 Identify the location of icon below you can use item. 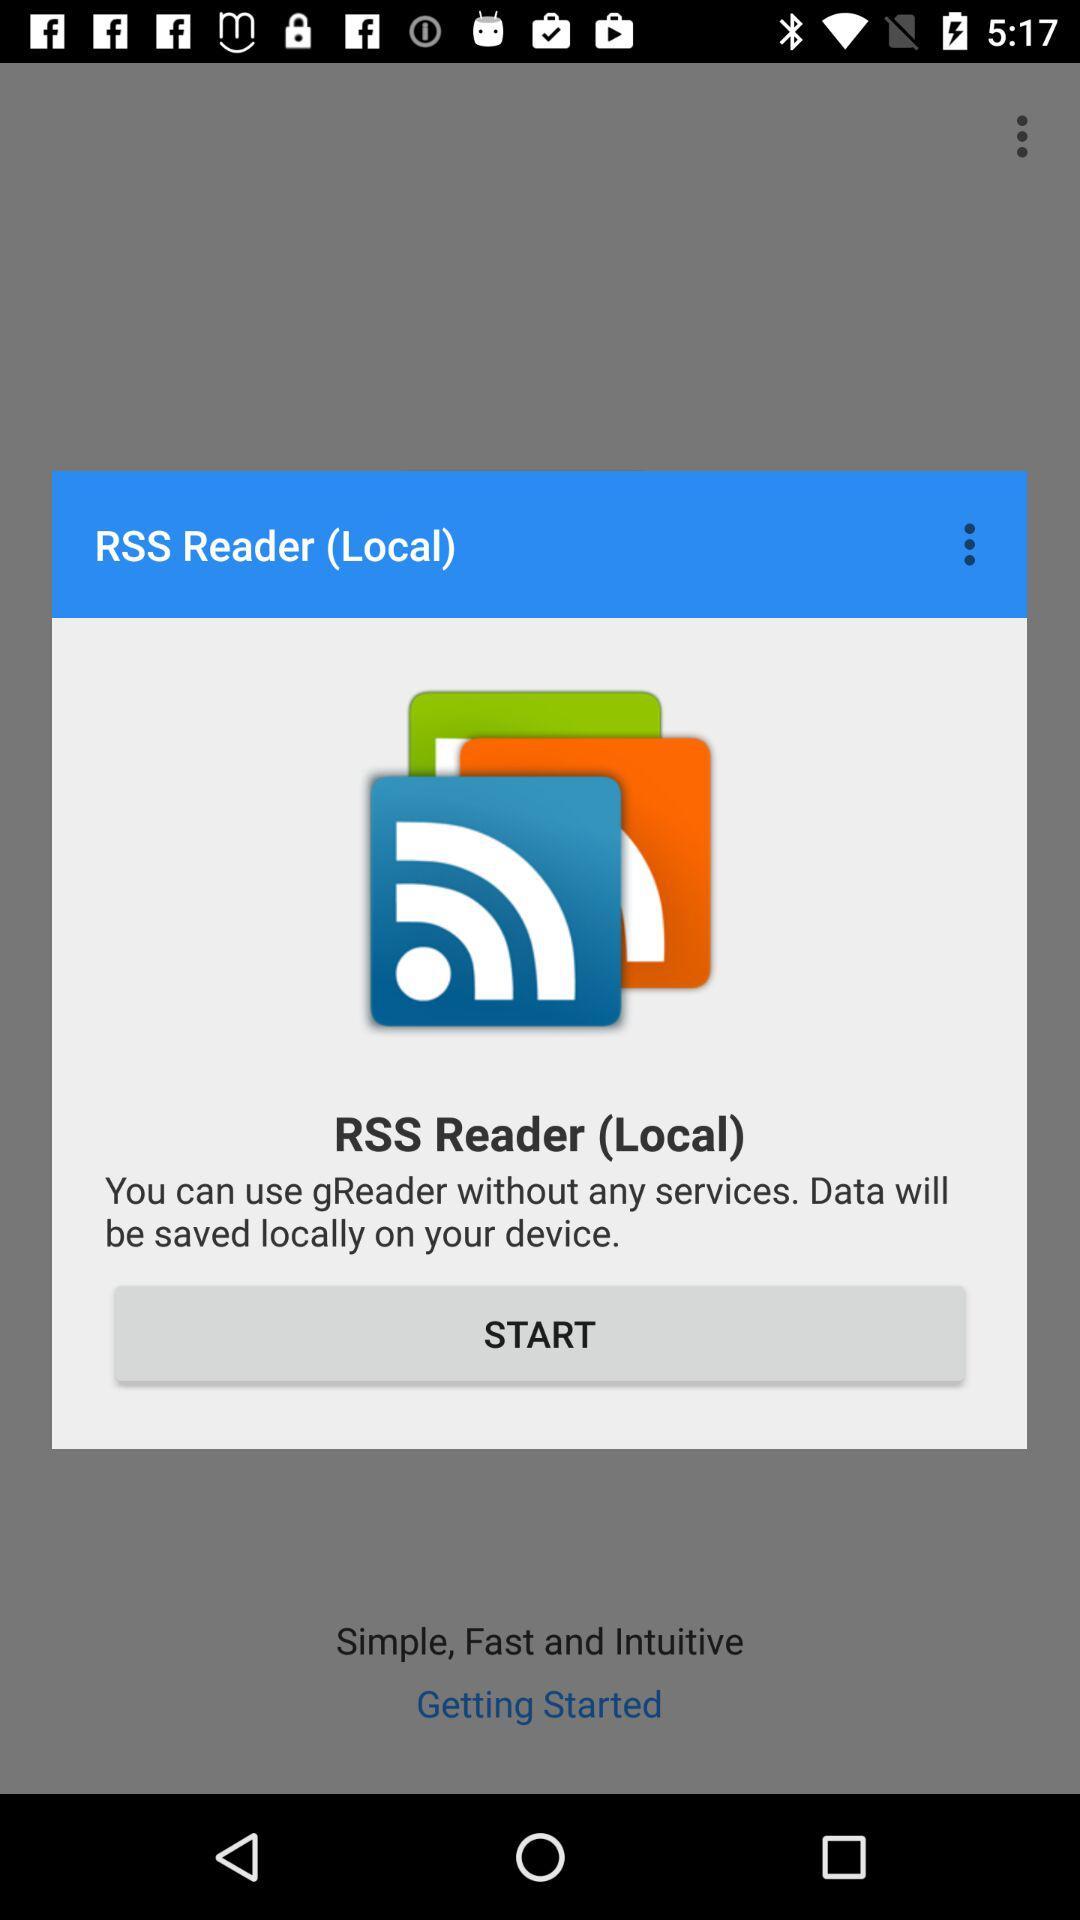
(540, 1333).